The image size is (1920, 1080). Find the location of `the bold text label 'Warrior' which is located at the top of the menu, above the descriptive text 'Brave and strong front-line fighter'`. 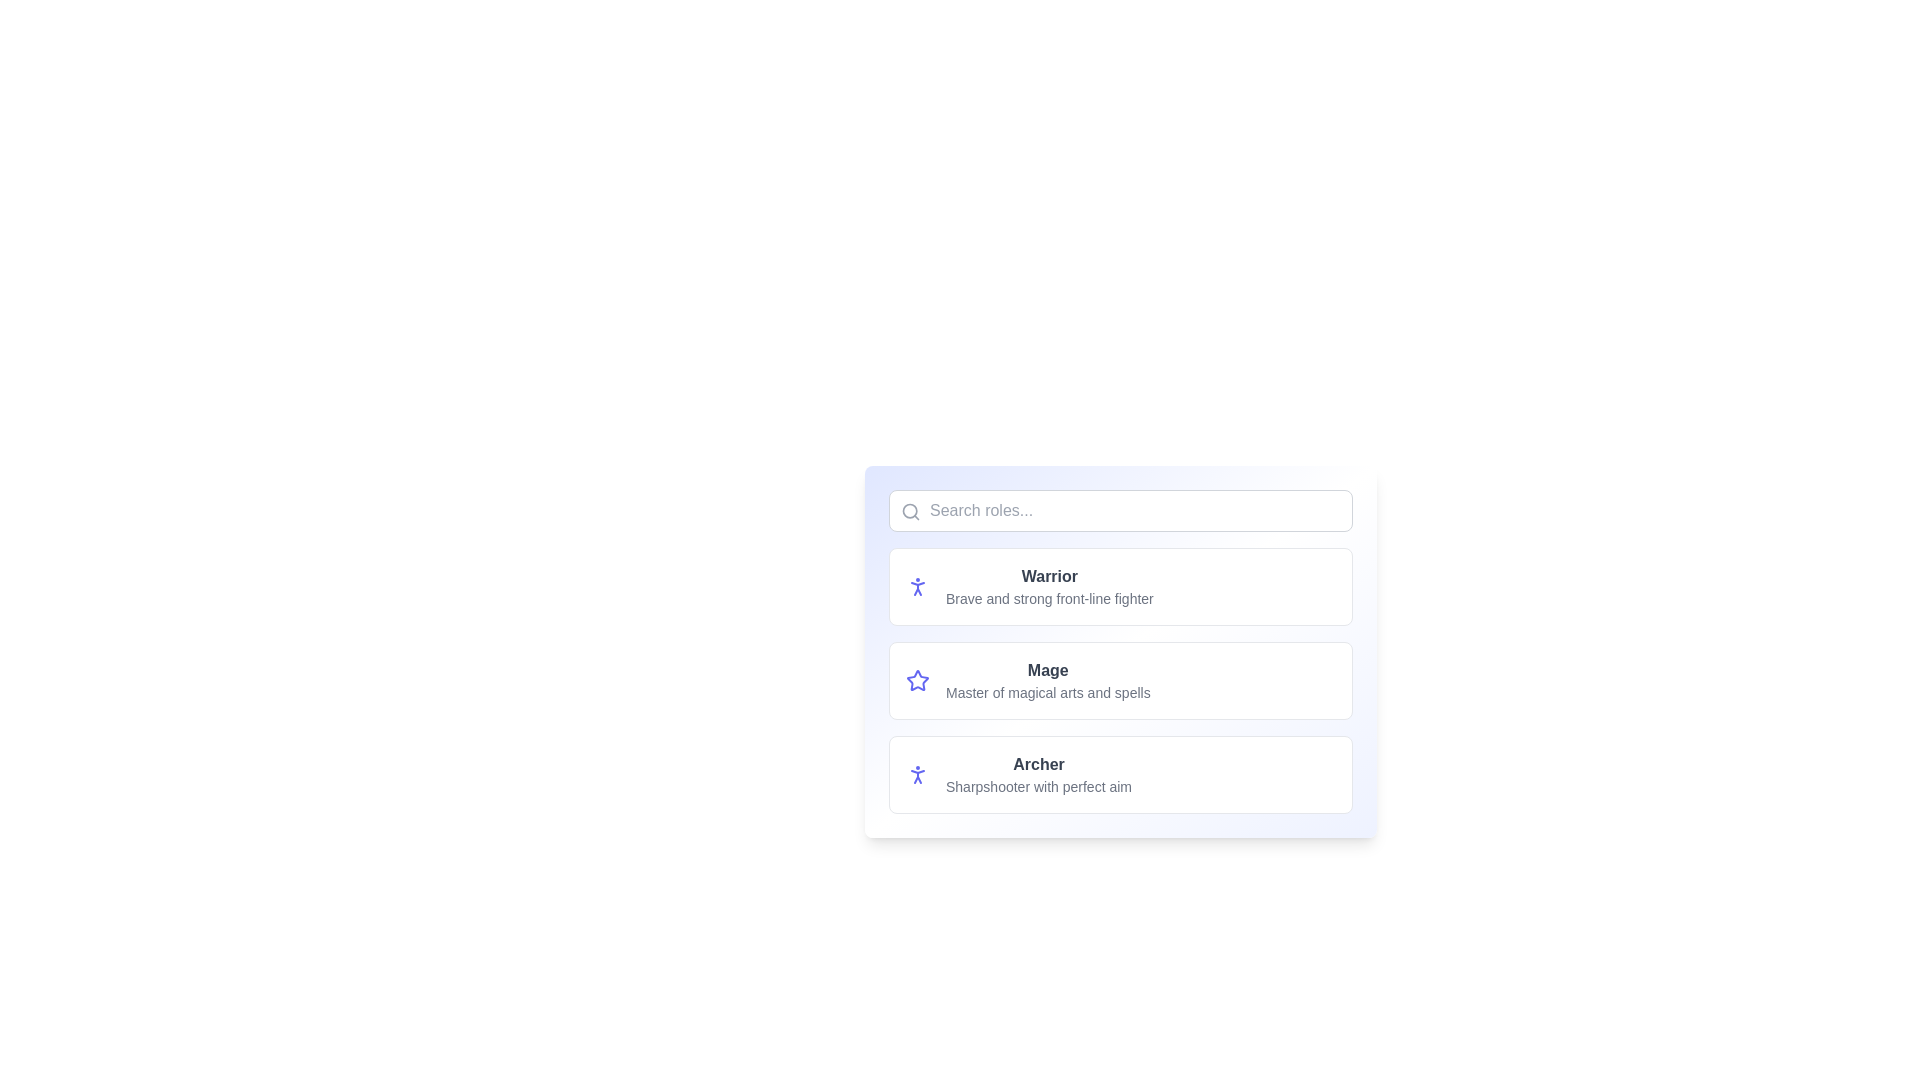

the bold text label 'Warrior' which is located at the top of the menu, above the descriptive text 'Brave and strong front-line fighter' is located at coordinates (1048, 577).